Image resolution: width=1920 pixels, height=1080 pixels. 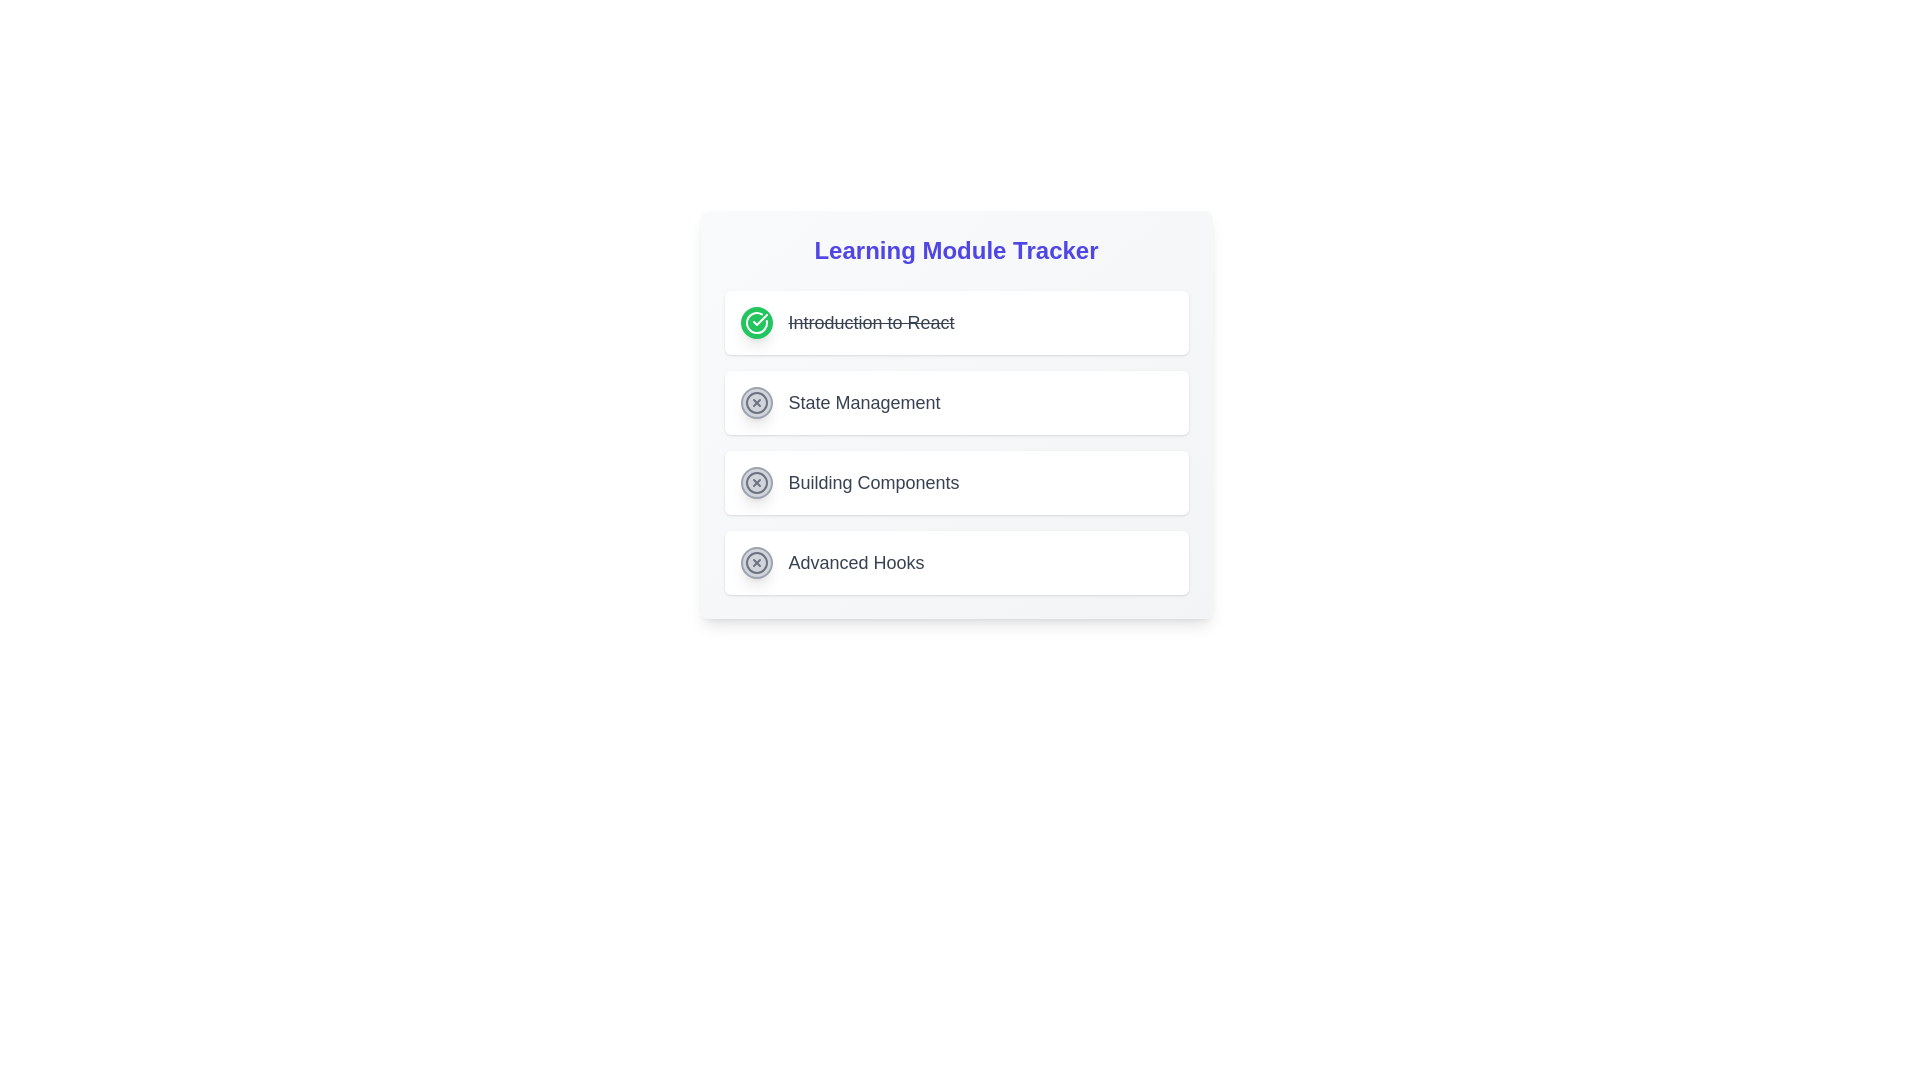 I want to click on the text 'Introduction, so click(x=955, y=322).